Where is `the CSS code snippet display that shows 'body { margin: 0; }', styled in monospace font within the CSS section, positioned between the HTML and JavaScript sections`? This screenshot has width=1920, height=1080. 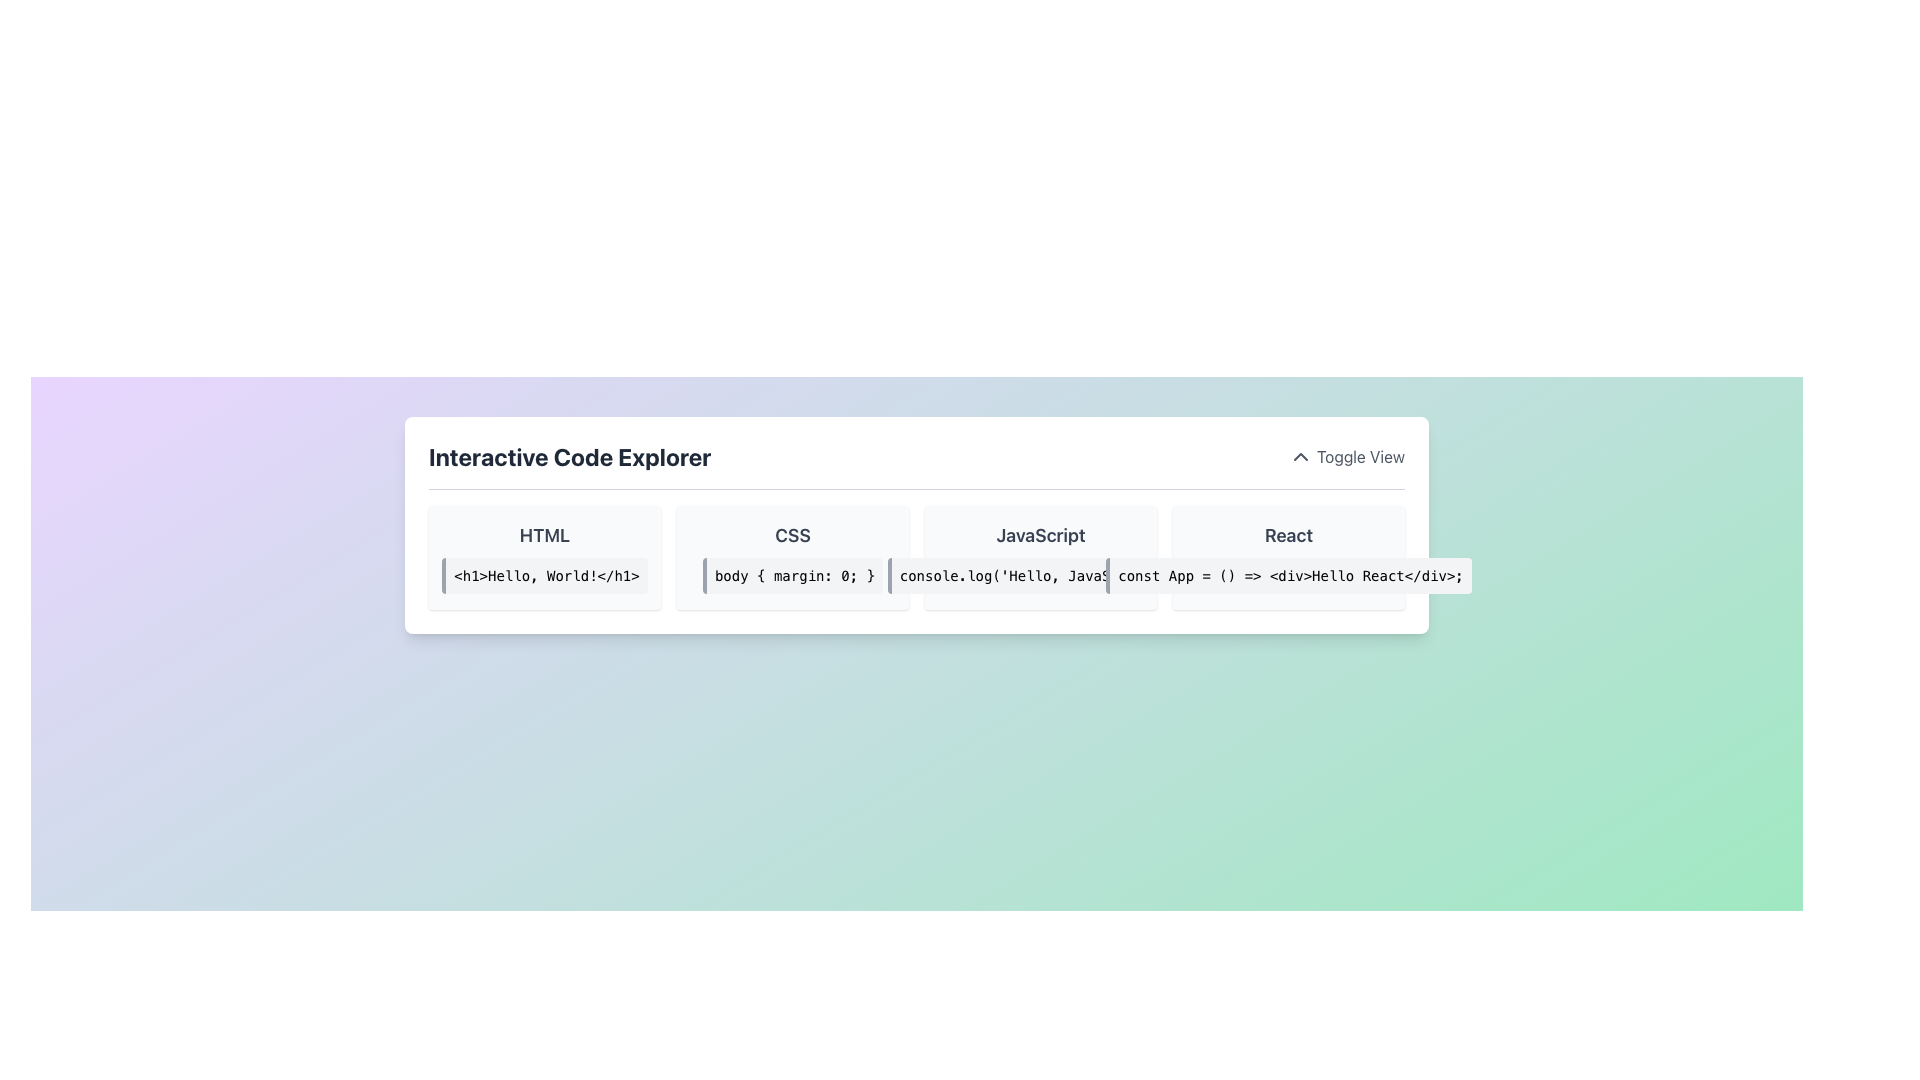
the CSS code snippet display that shows 'body { margin: 0; }', styled in monospace font within the CSS section, positioned between the HTML and JavaScript sections is located at coordinates (794, 575).